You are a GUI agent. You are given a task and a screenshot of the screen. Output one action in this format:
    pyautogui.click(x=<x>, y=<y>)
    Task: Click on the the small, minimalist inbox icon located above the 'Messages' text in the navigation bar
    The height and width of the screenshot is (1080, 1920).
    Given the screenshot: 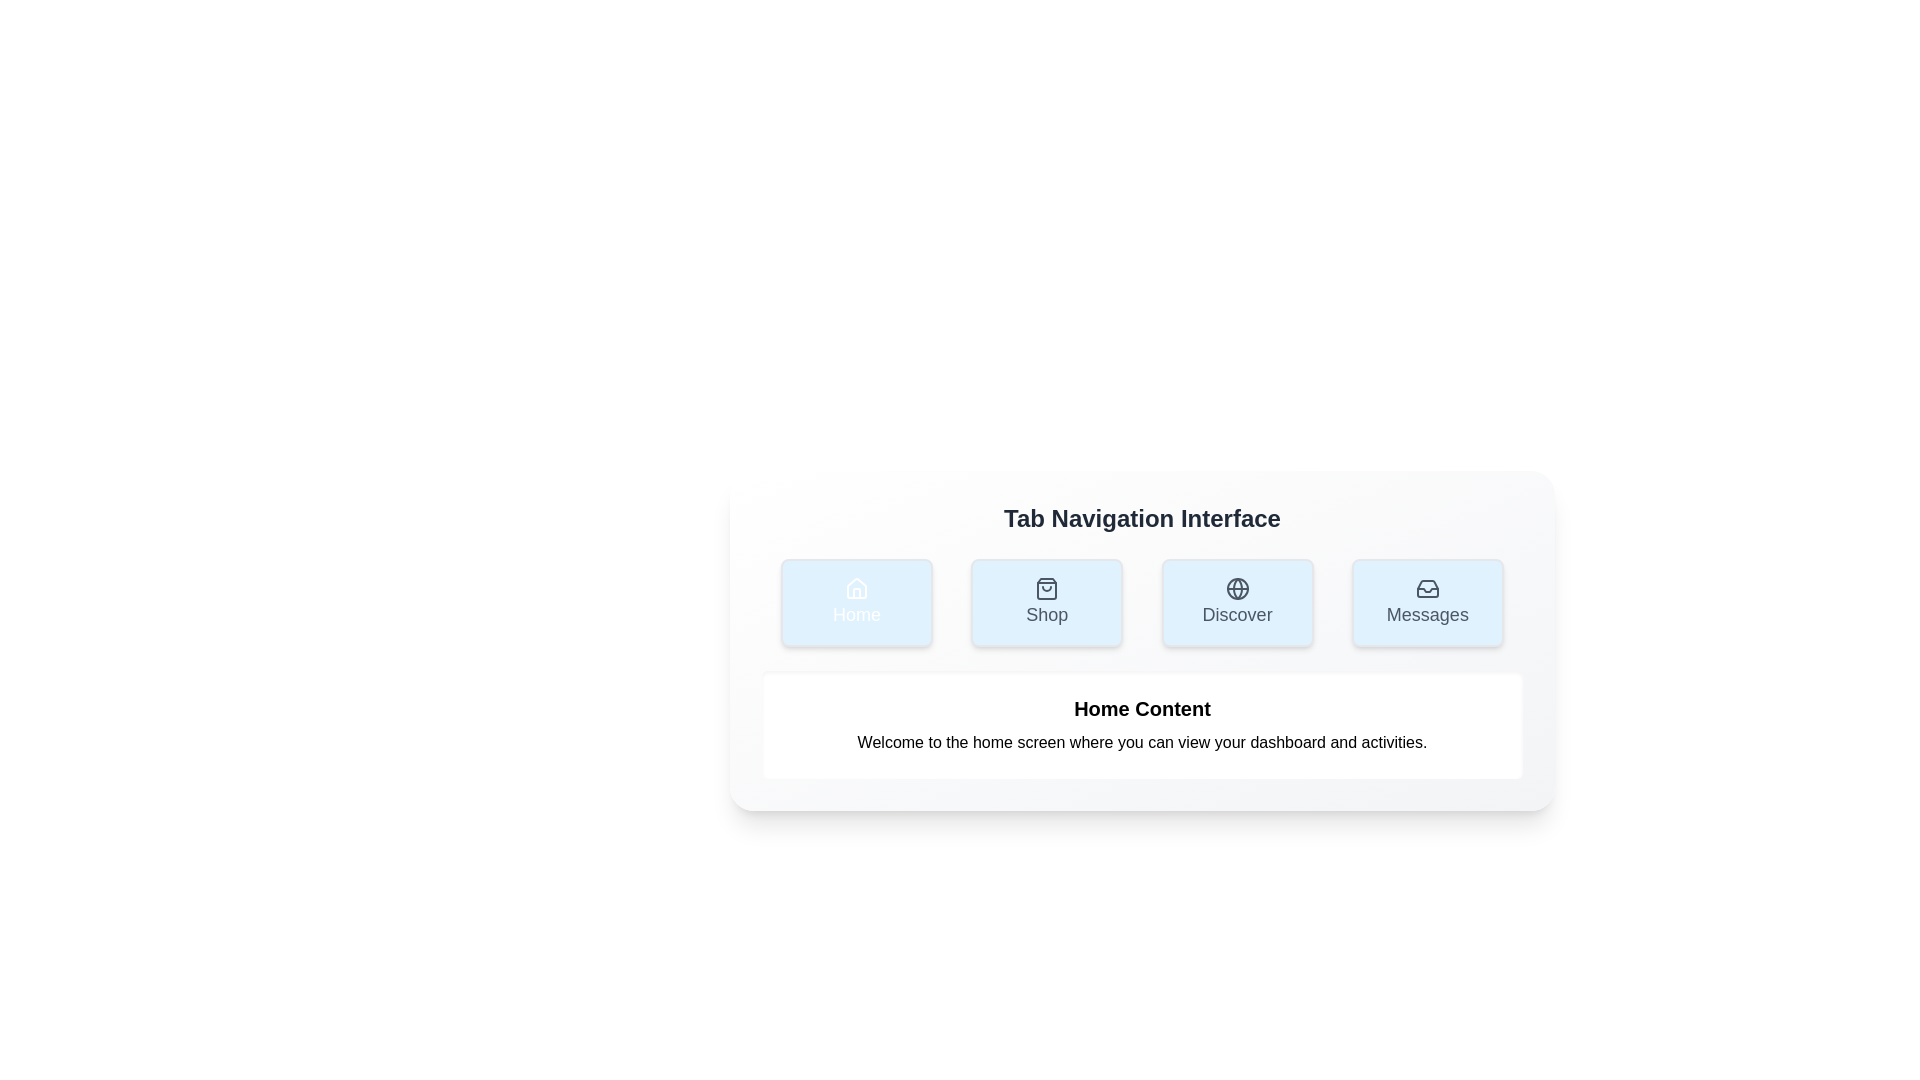 What is the action you would take?
    pyautogui.click(x=1426, y=588)
    